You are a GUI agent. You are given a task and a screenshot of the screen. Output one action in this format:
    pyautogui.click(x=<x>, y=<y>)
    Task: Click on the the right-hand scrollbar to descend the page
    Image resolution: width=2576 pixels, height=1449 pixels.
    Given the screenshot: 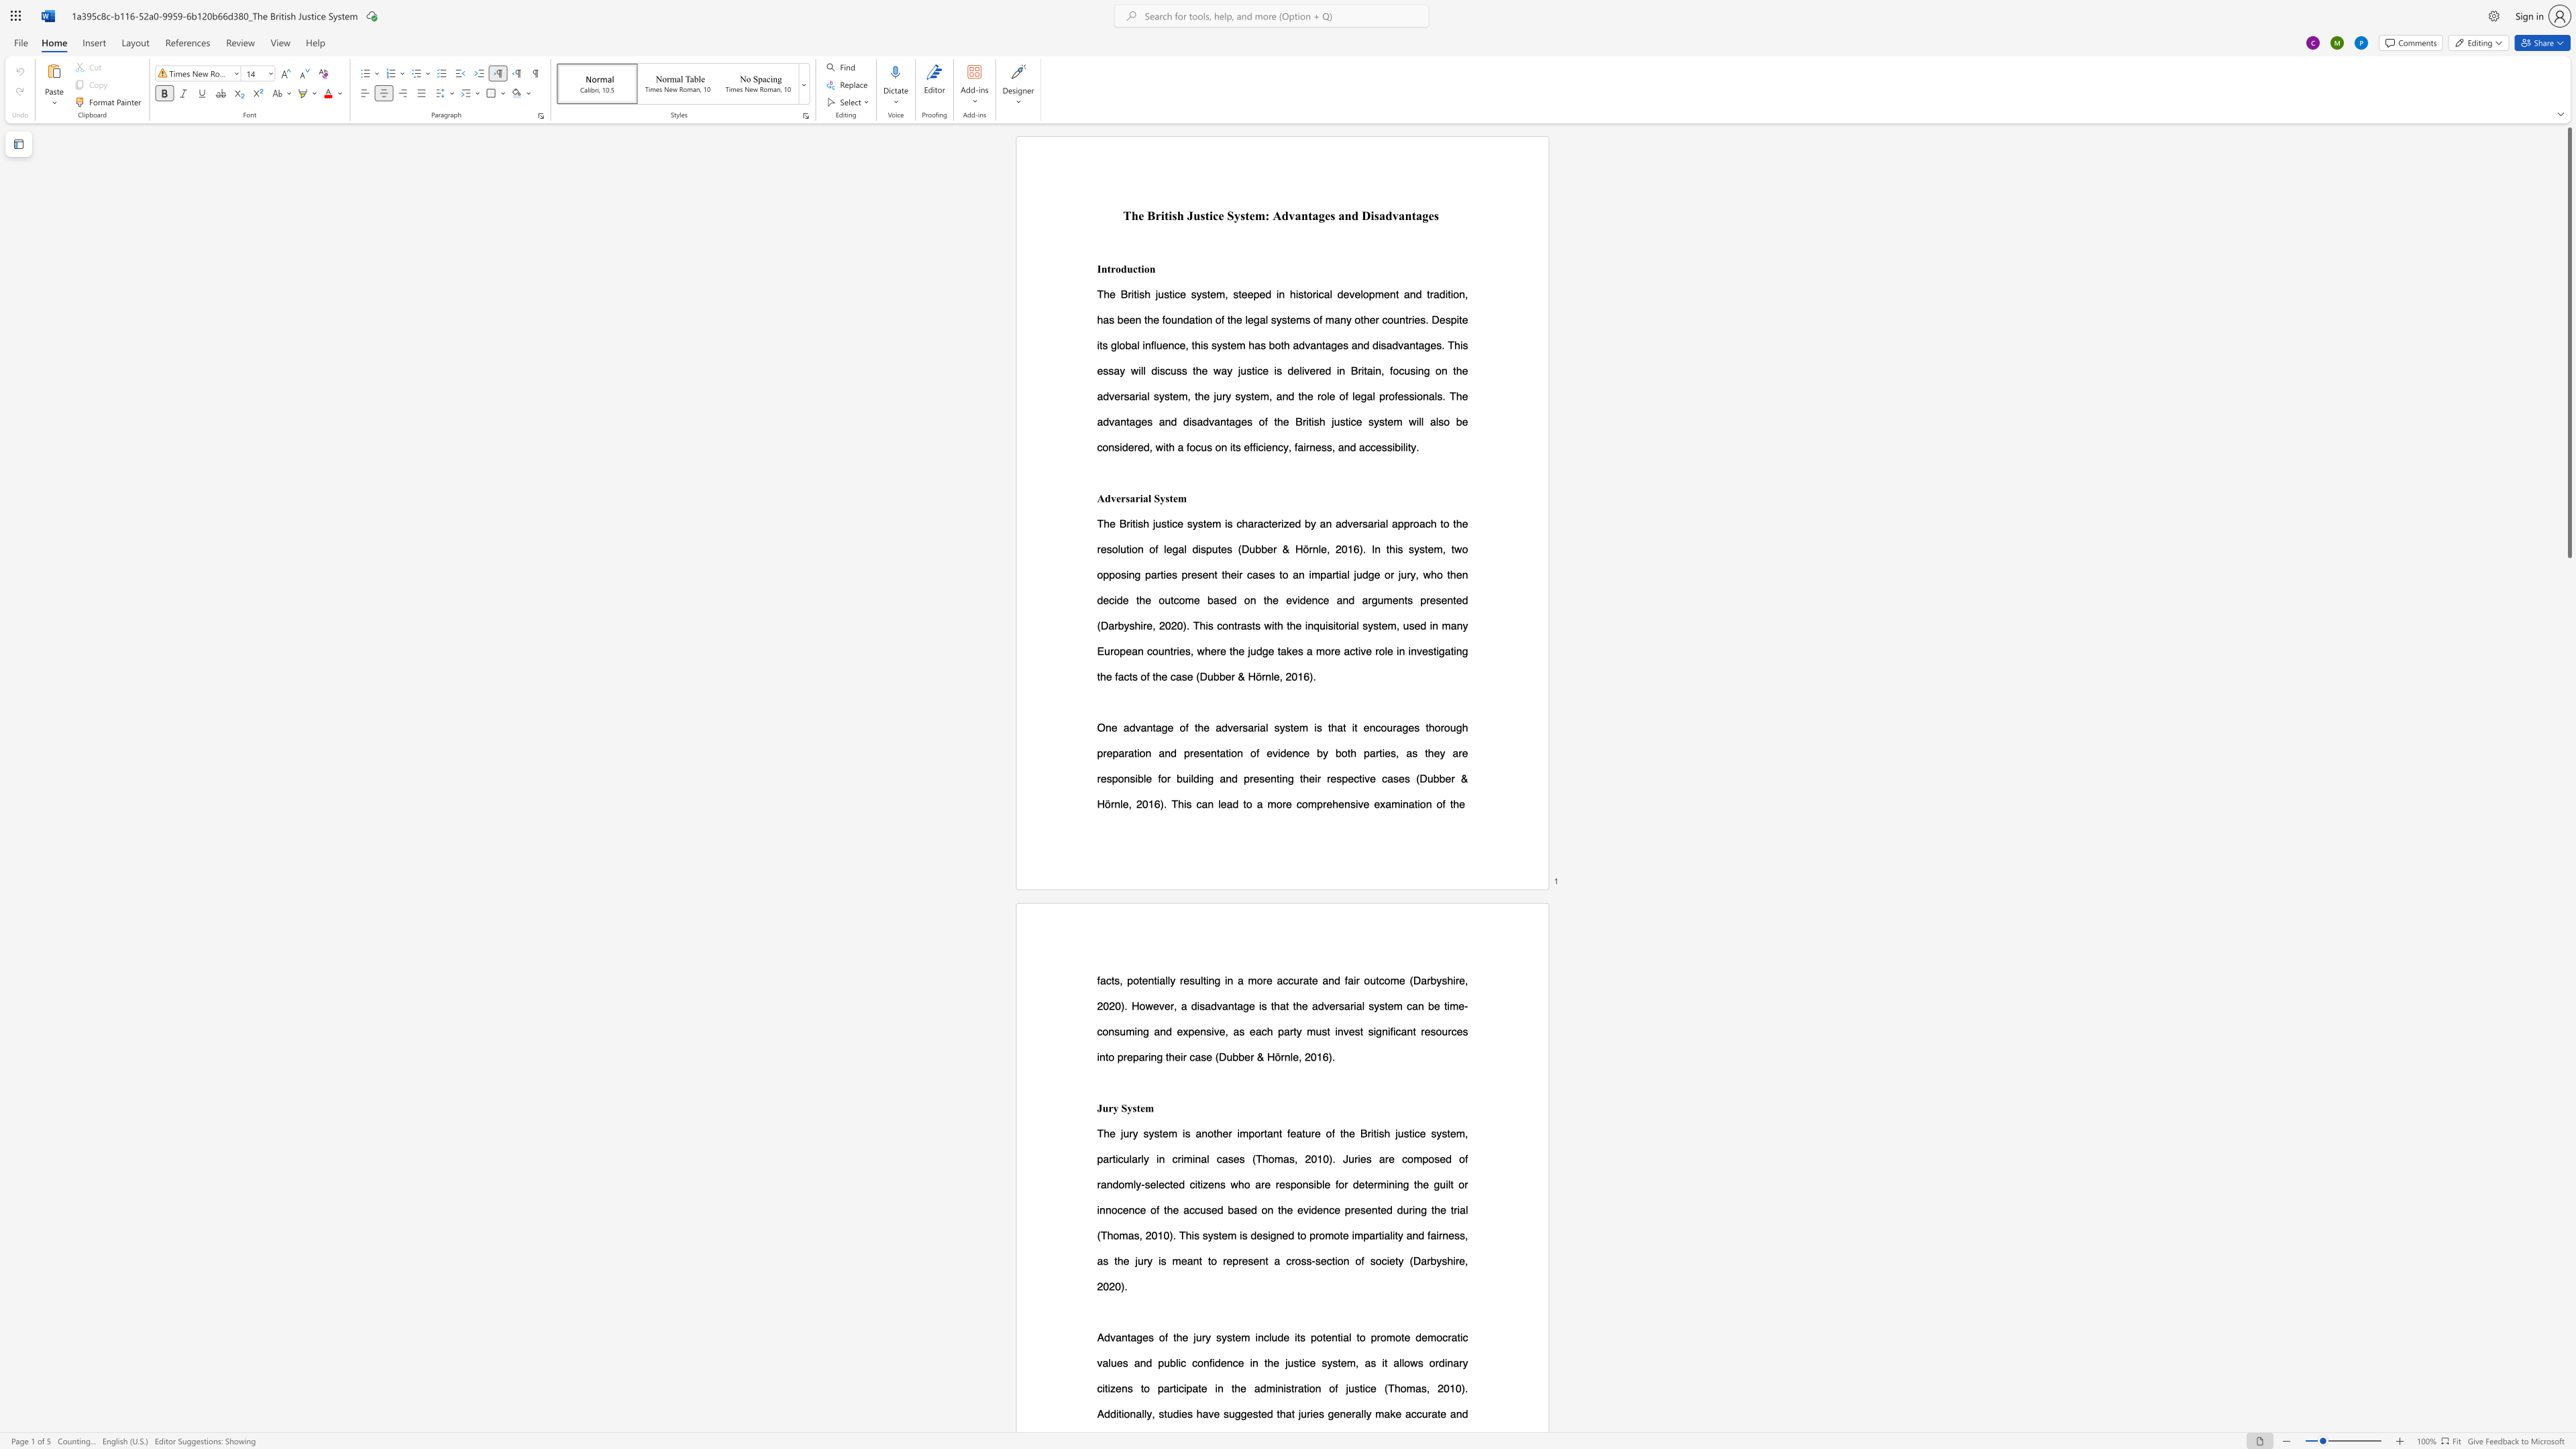 What is the action you would take?
    pyautogui.click(x=2568, y=899)
    